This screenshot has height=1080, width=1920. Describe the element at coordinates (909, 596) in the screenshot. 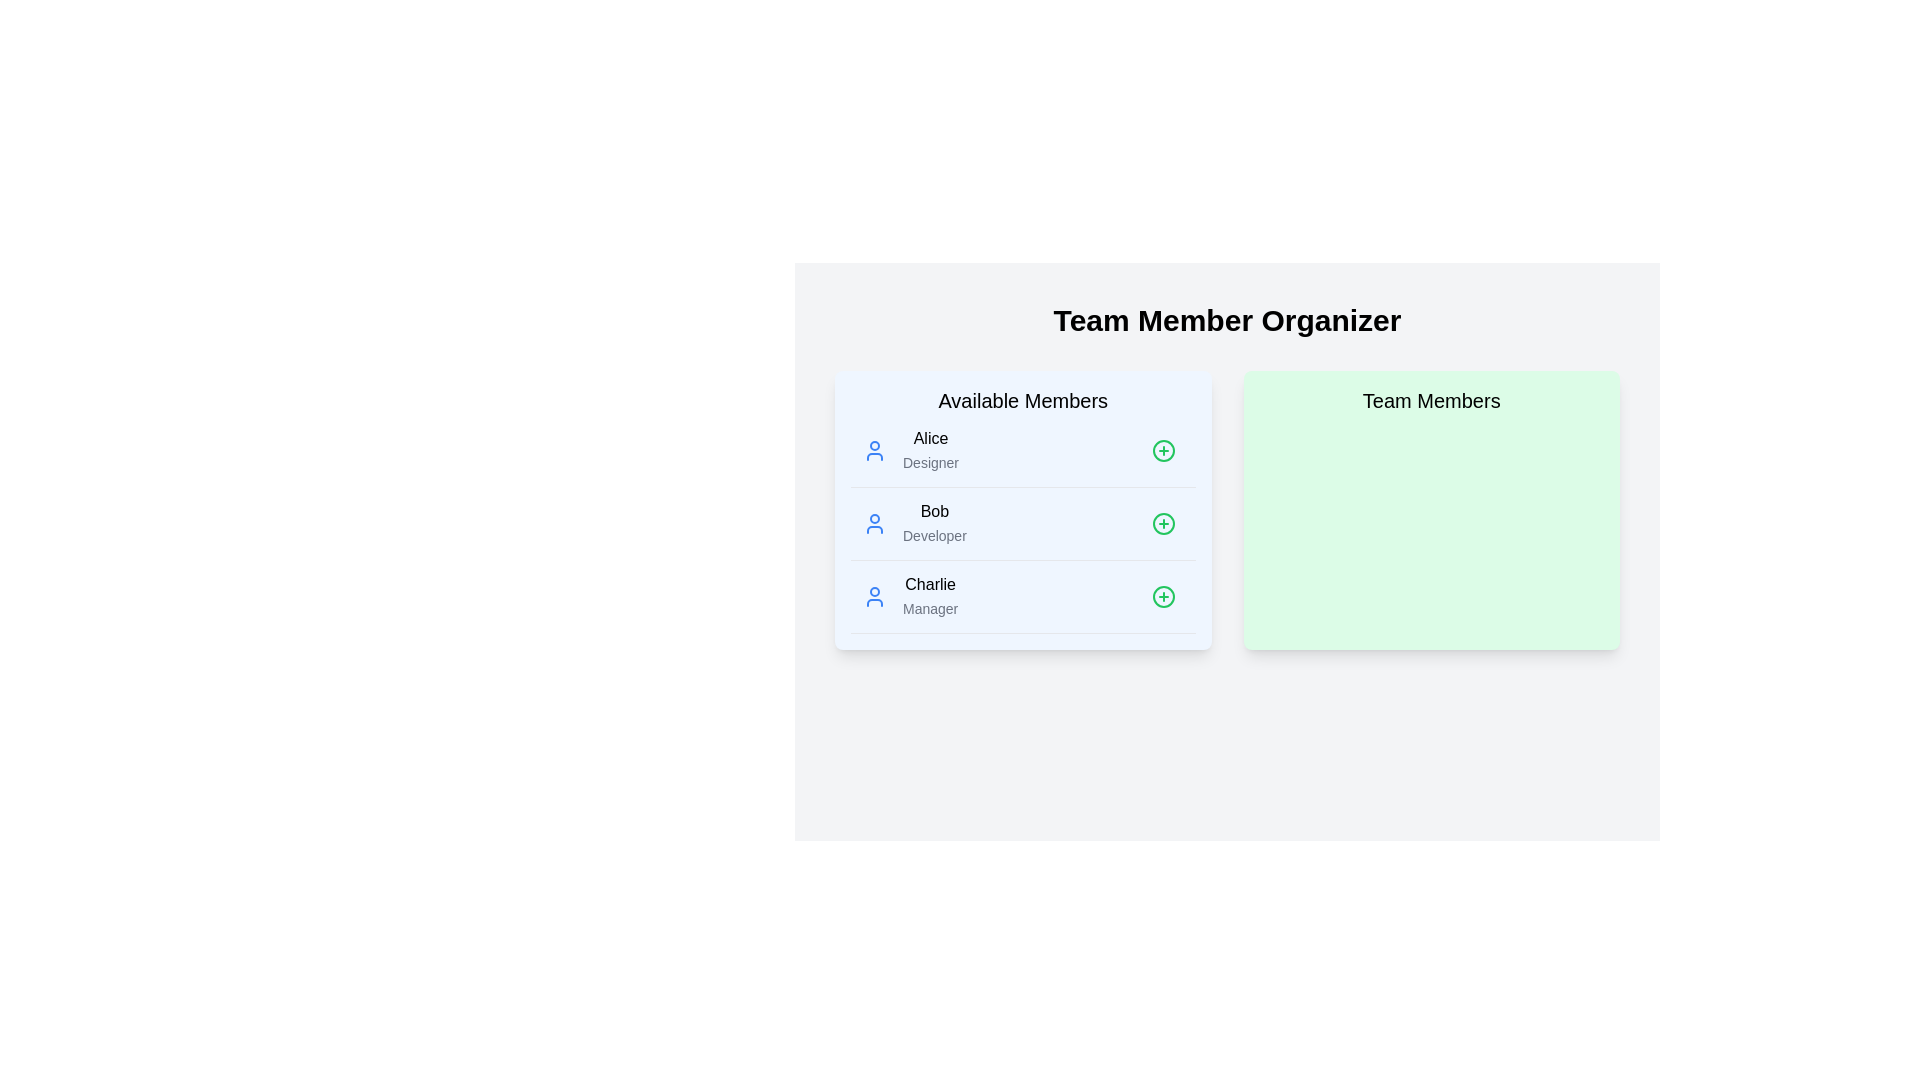

I see `the user profile display element for 'Charlie', labelled as 'Manager', located in the 'Available Members' section` at that location.